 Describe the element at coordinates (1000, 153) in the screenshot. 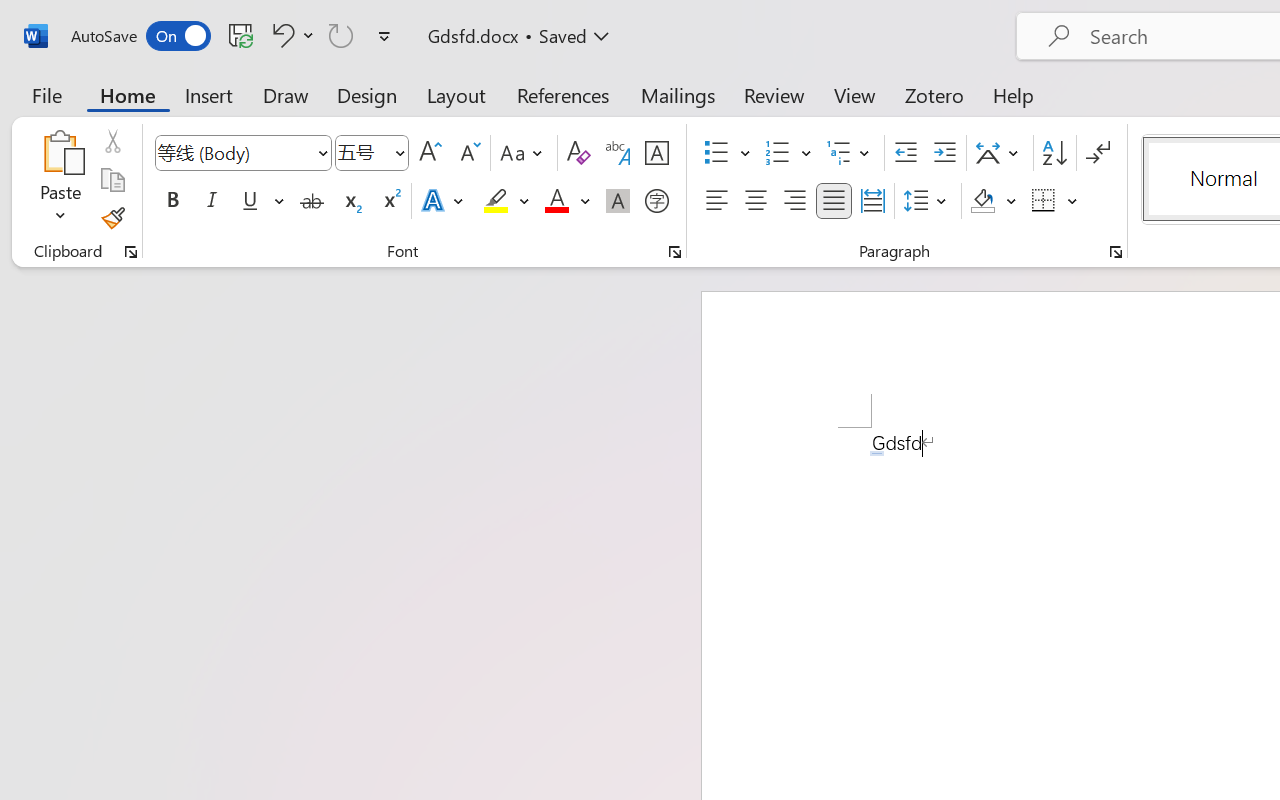

I see `'Asian Layout'` at that location.